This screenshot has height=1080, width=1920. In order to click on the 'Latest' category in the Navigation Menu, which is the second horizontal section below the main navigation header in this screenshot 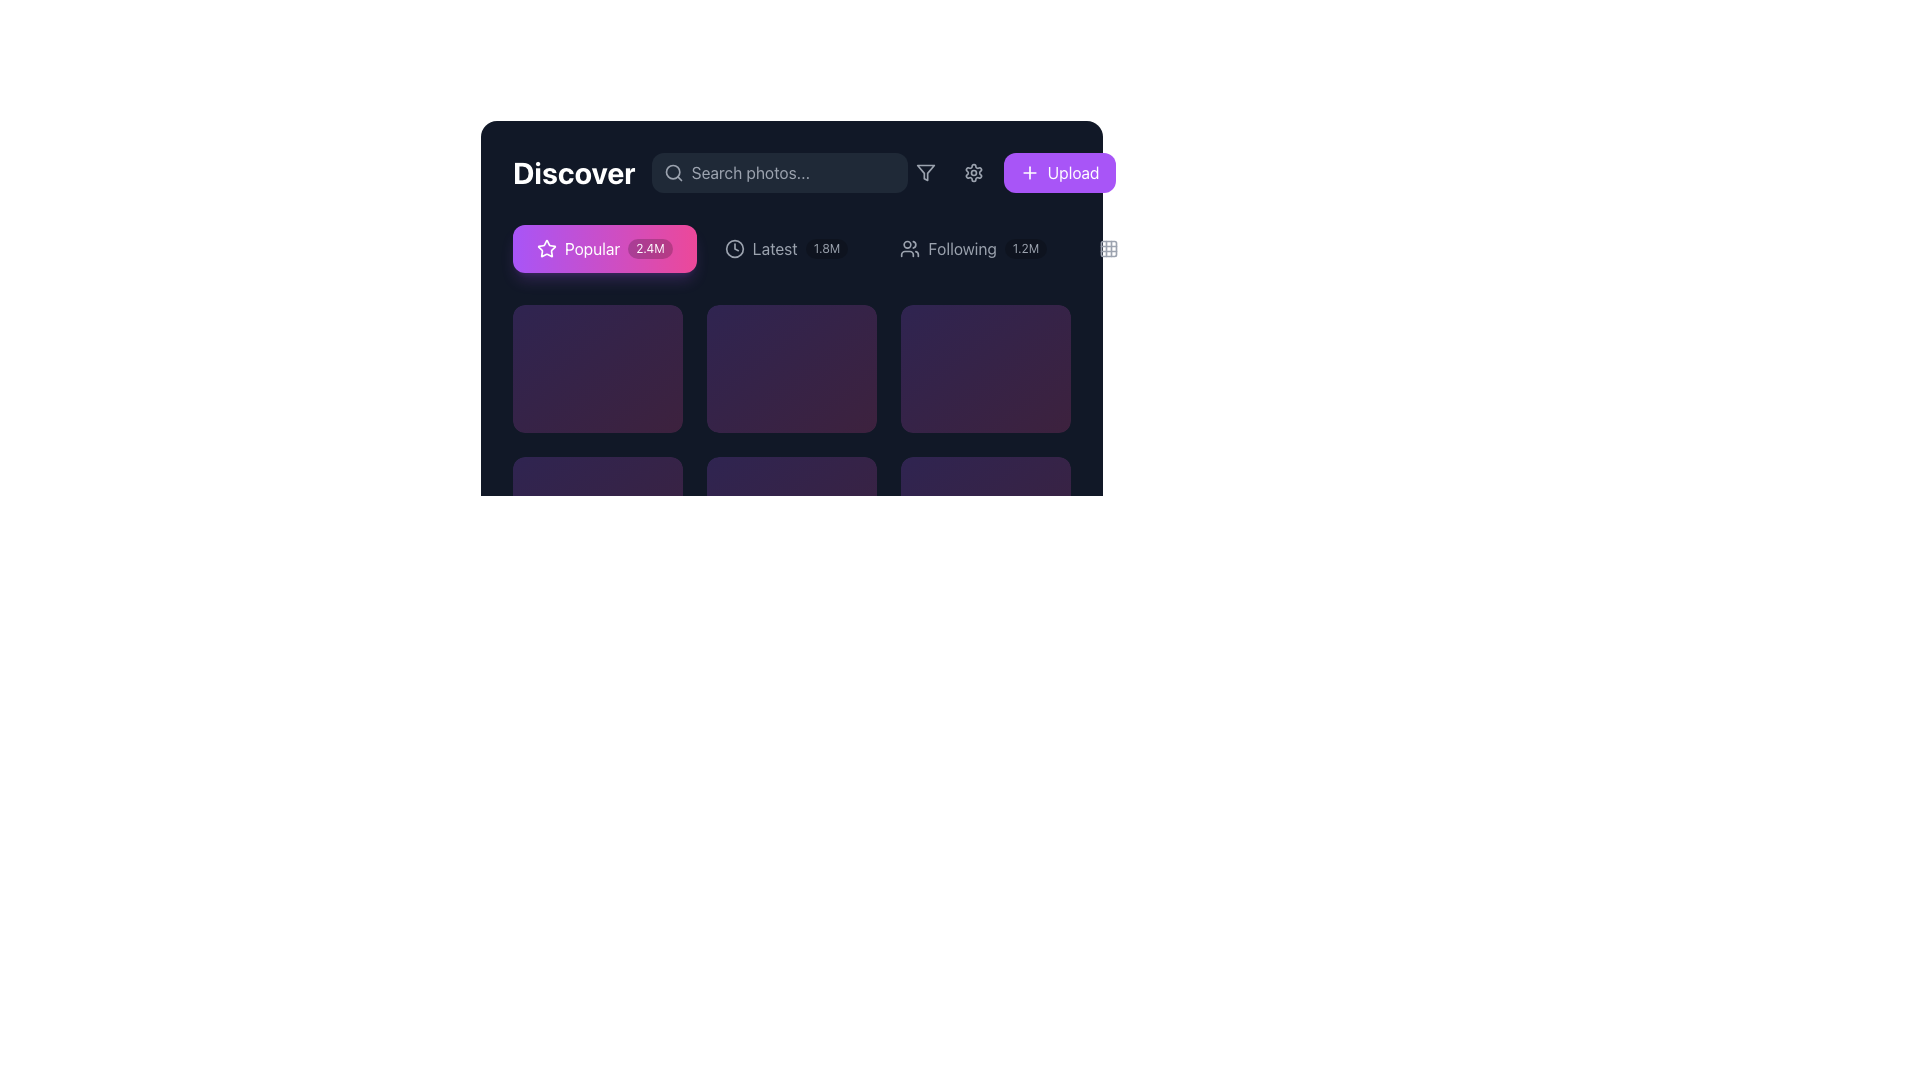, I will do `click(791, 248)`.